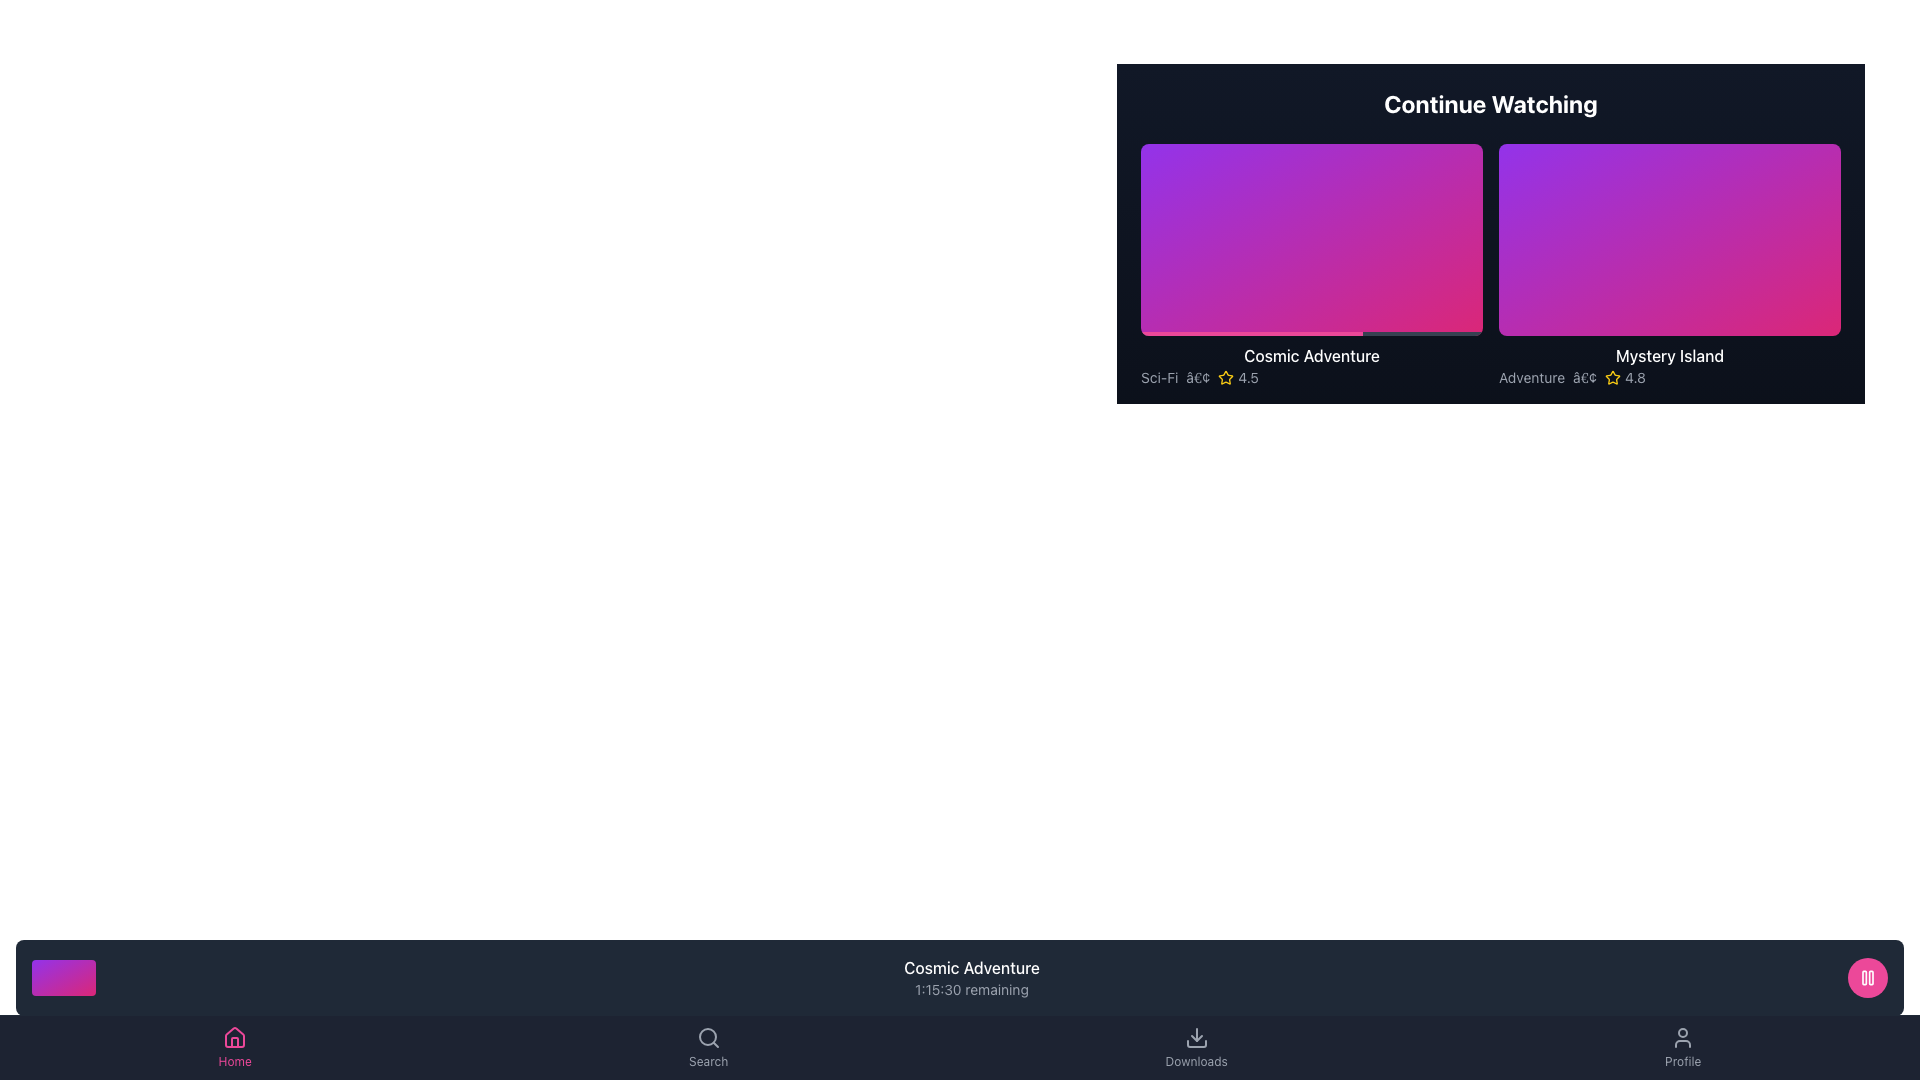  Describe the element at coordinates (1491, 104) in the screenshot. I see `the text-based heading labeled 'Continue Watching', which is prominently visible in bold white font against a dark background, located at the top of the content section` at that location.